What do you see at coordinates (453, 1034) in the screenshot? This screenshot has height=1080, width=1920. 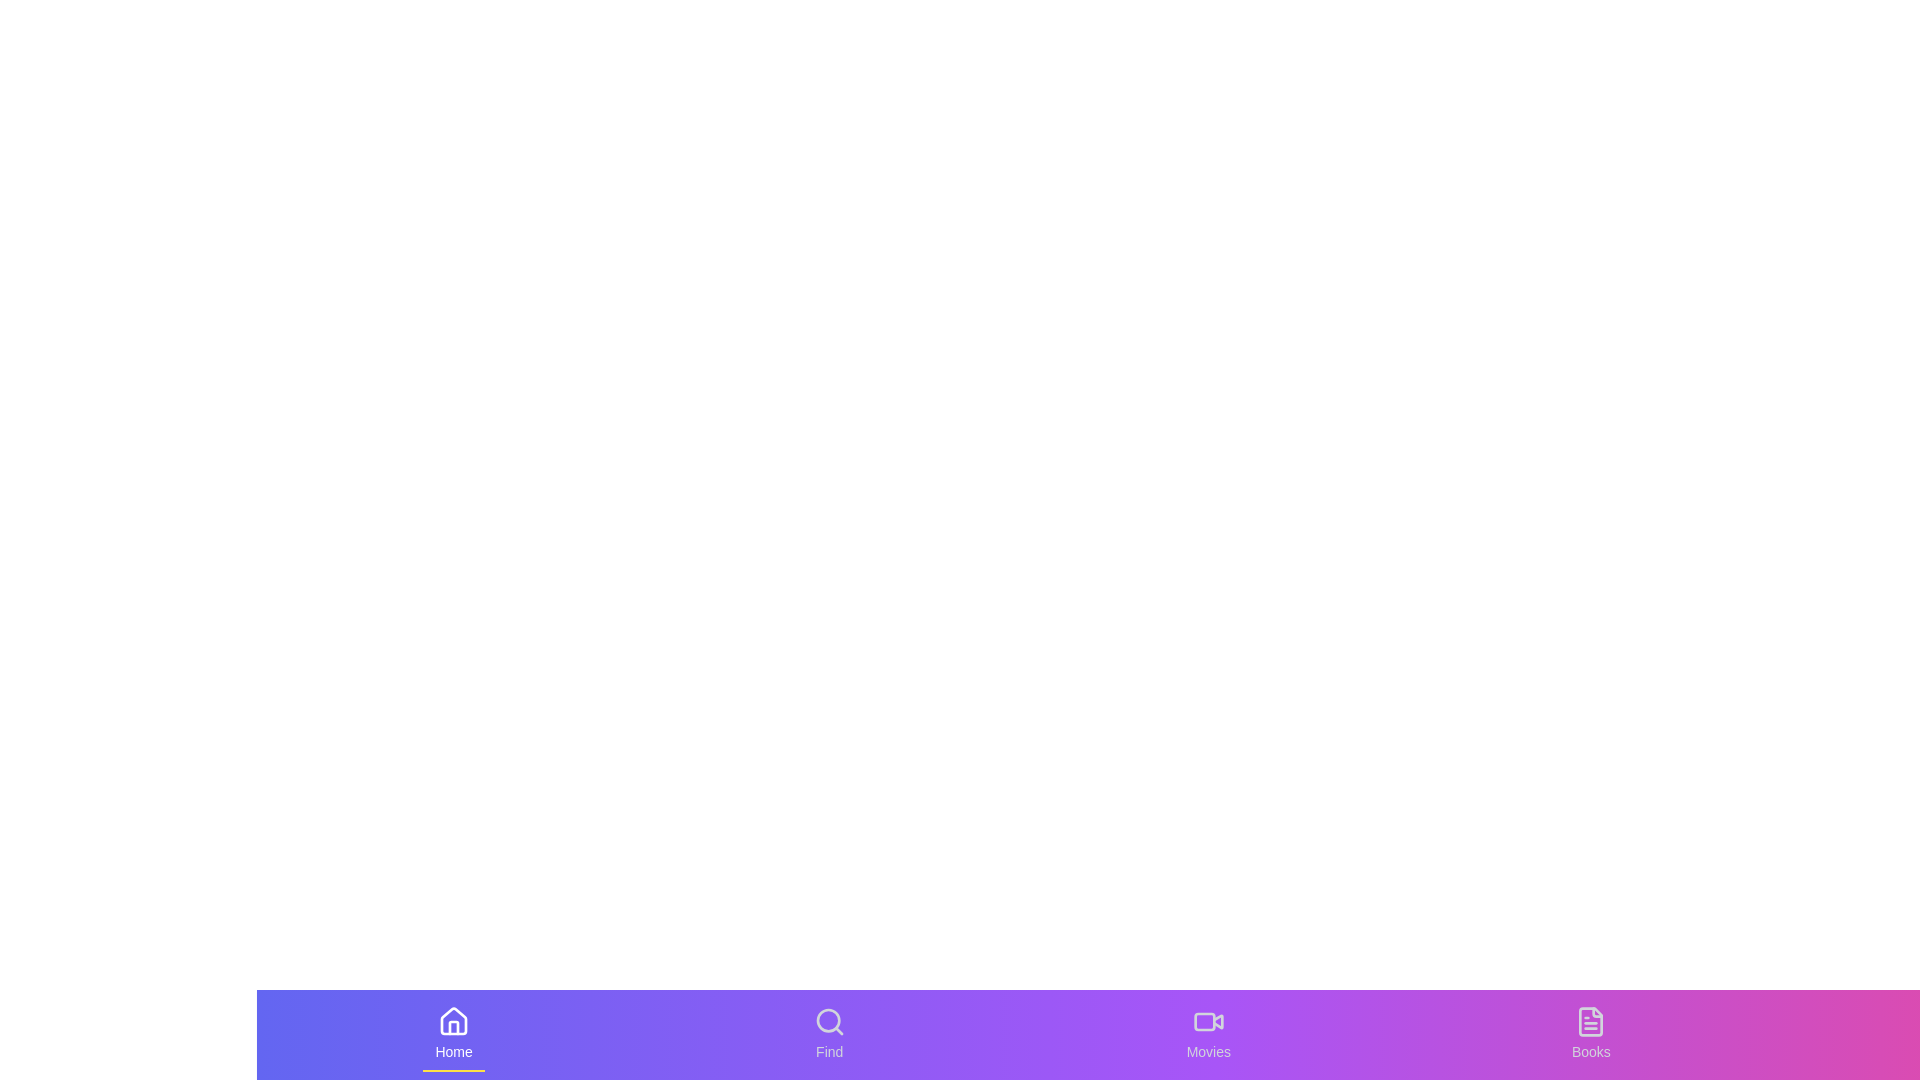 I see `the Home tab to switch to its view` at bounding box center [453, 1034].